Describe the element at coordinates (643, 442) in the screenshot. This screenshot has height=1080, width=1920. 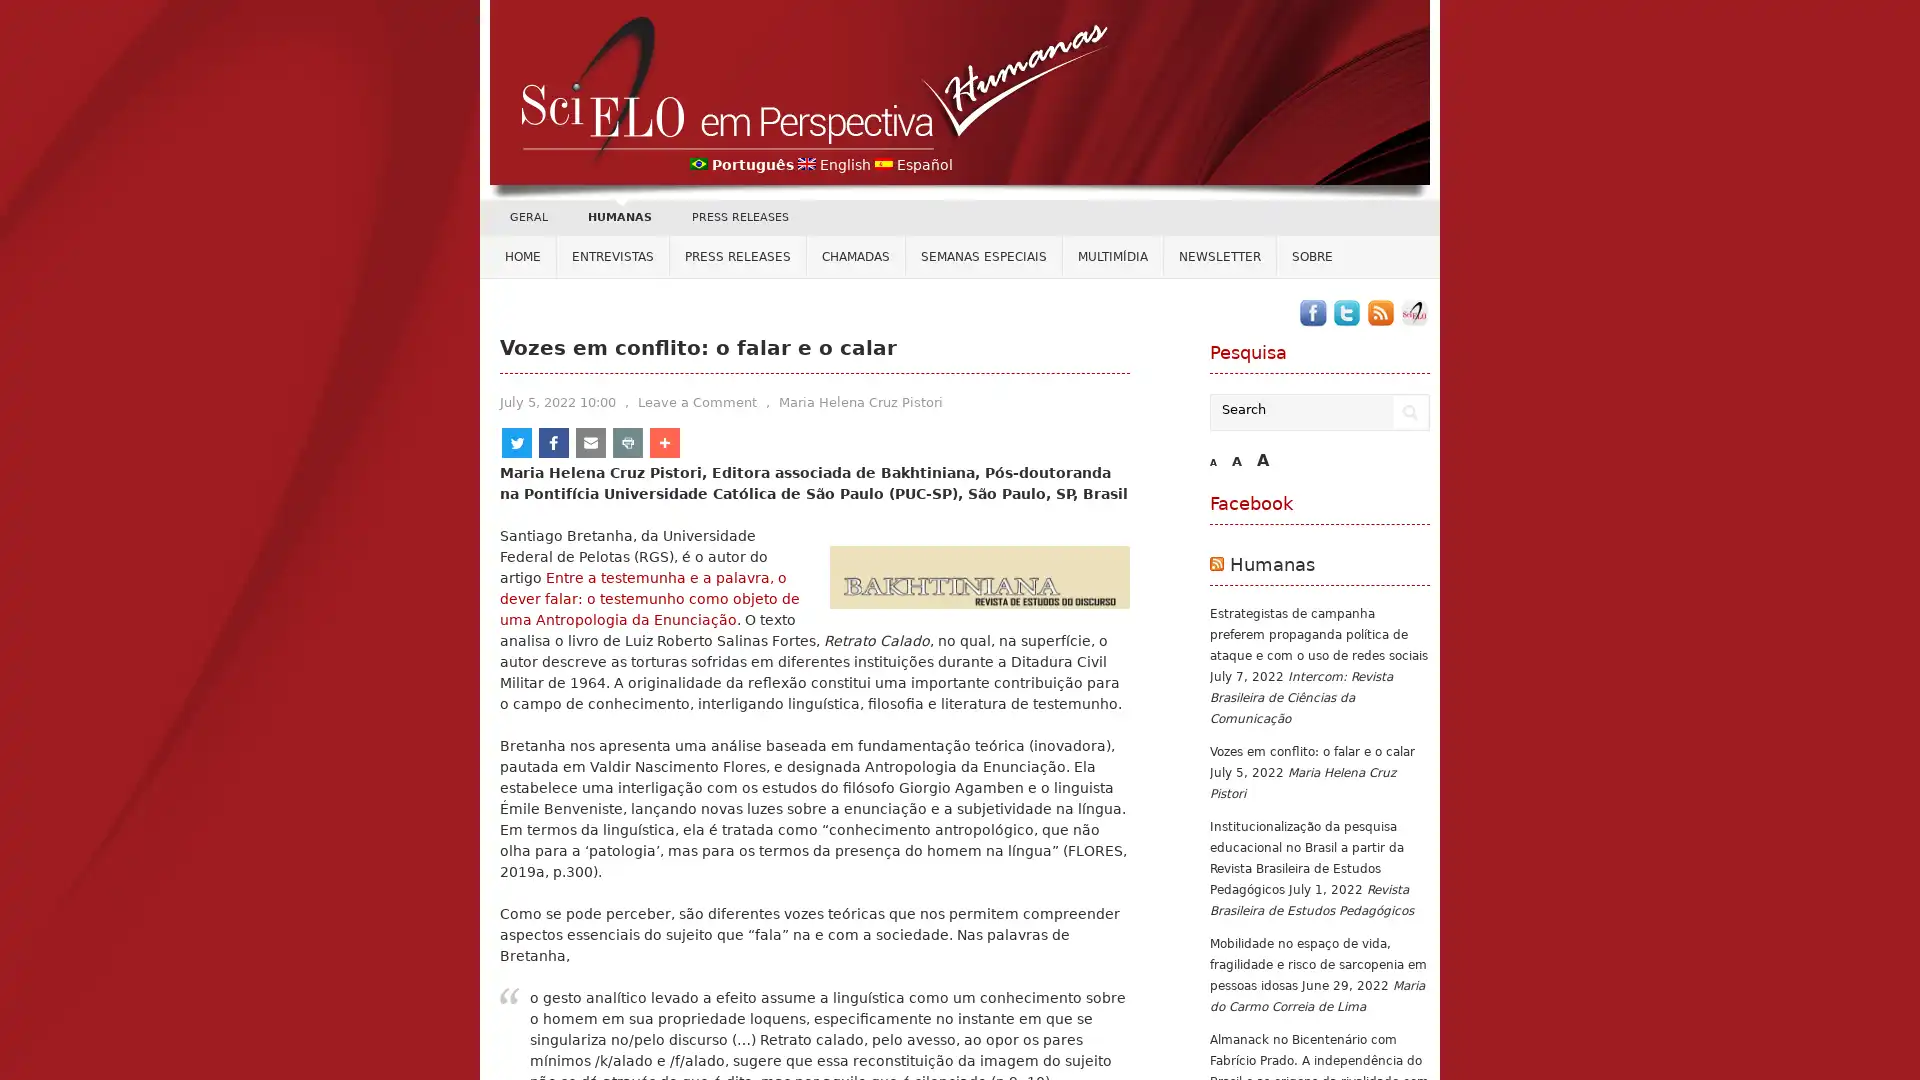
I see `Share to Facebook Facebook` at that location.